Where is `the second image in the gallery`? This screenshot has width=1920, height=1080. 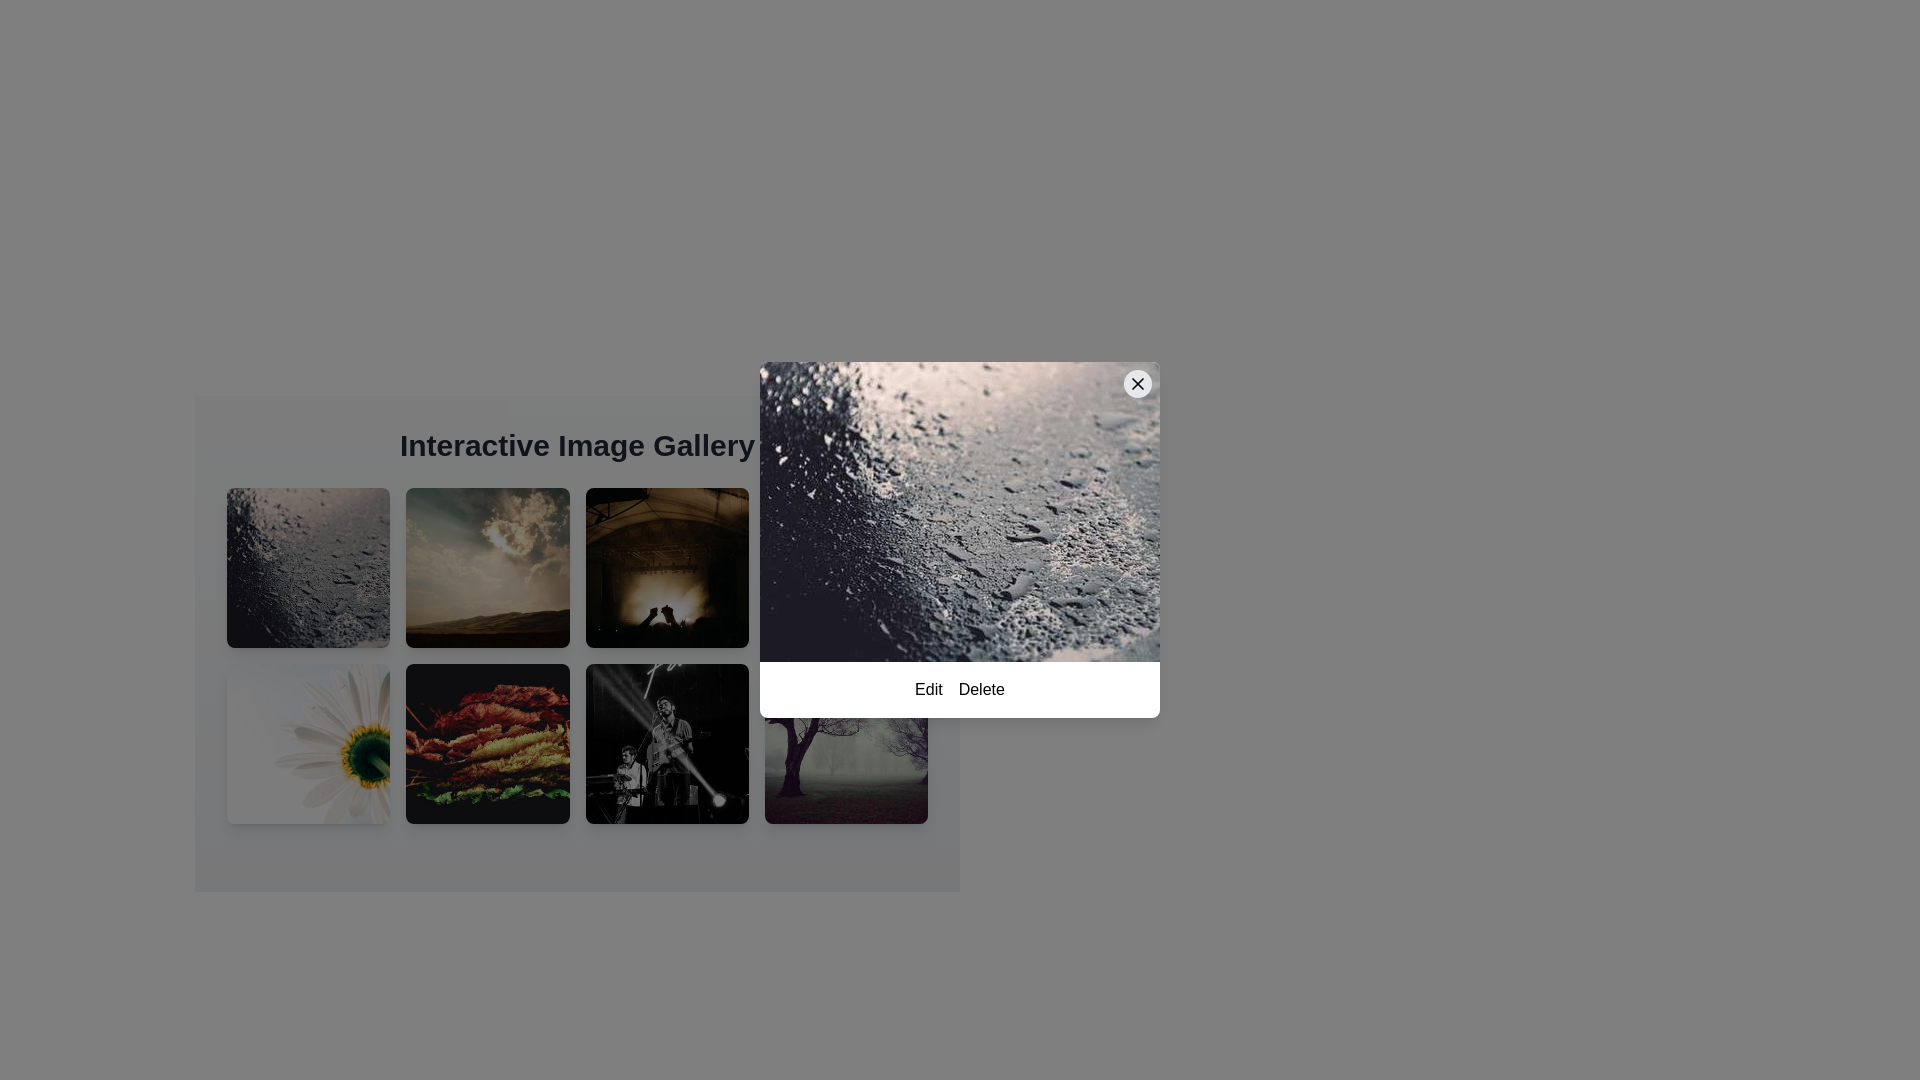 the second image in the gallery is located at coordinates (487, 567).